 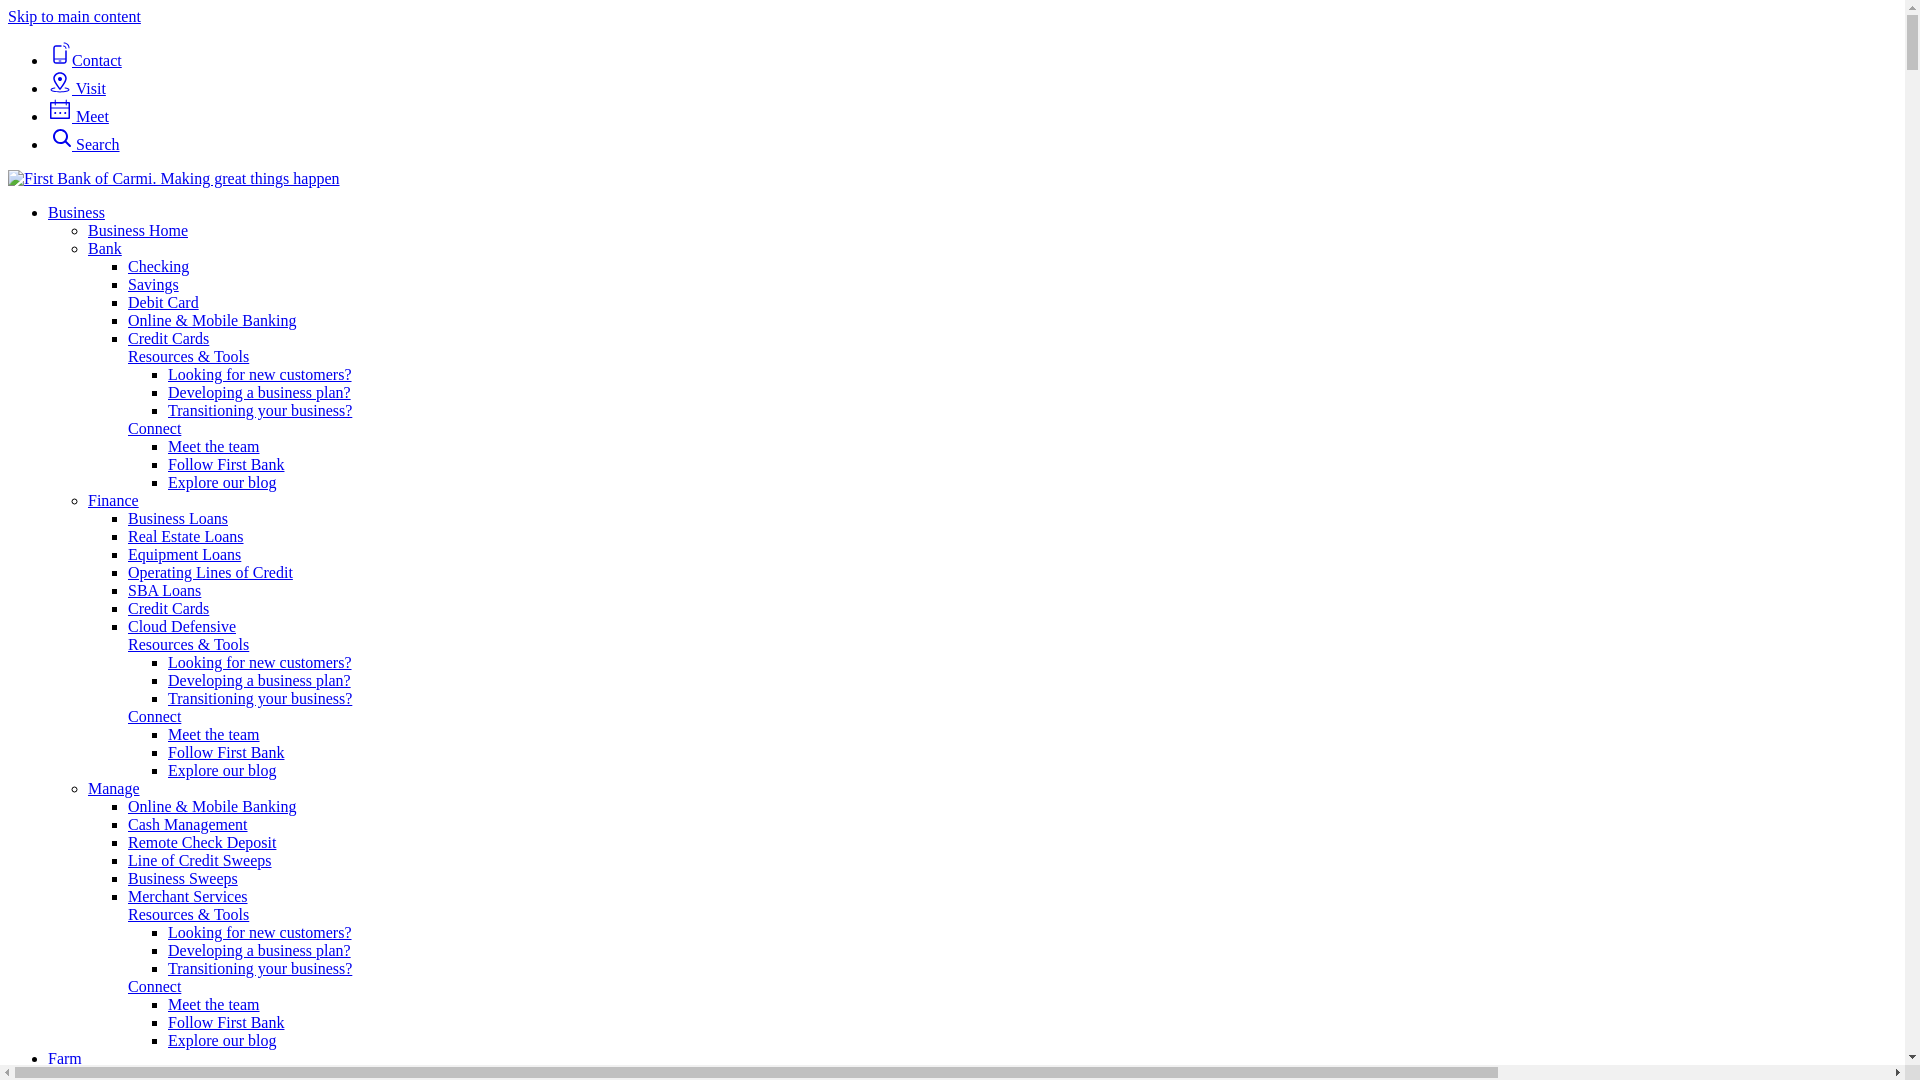 What do you see at coordinates (184, 554) in the screenshot?
I see `'Equipment Loans'` at bounding box center [184, 554].